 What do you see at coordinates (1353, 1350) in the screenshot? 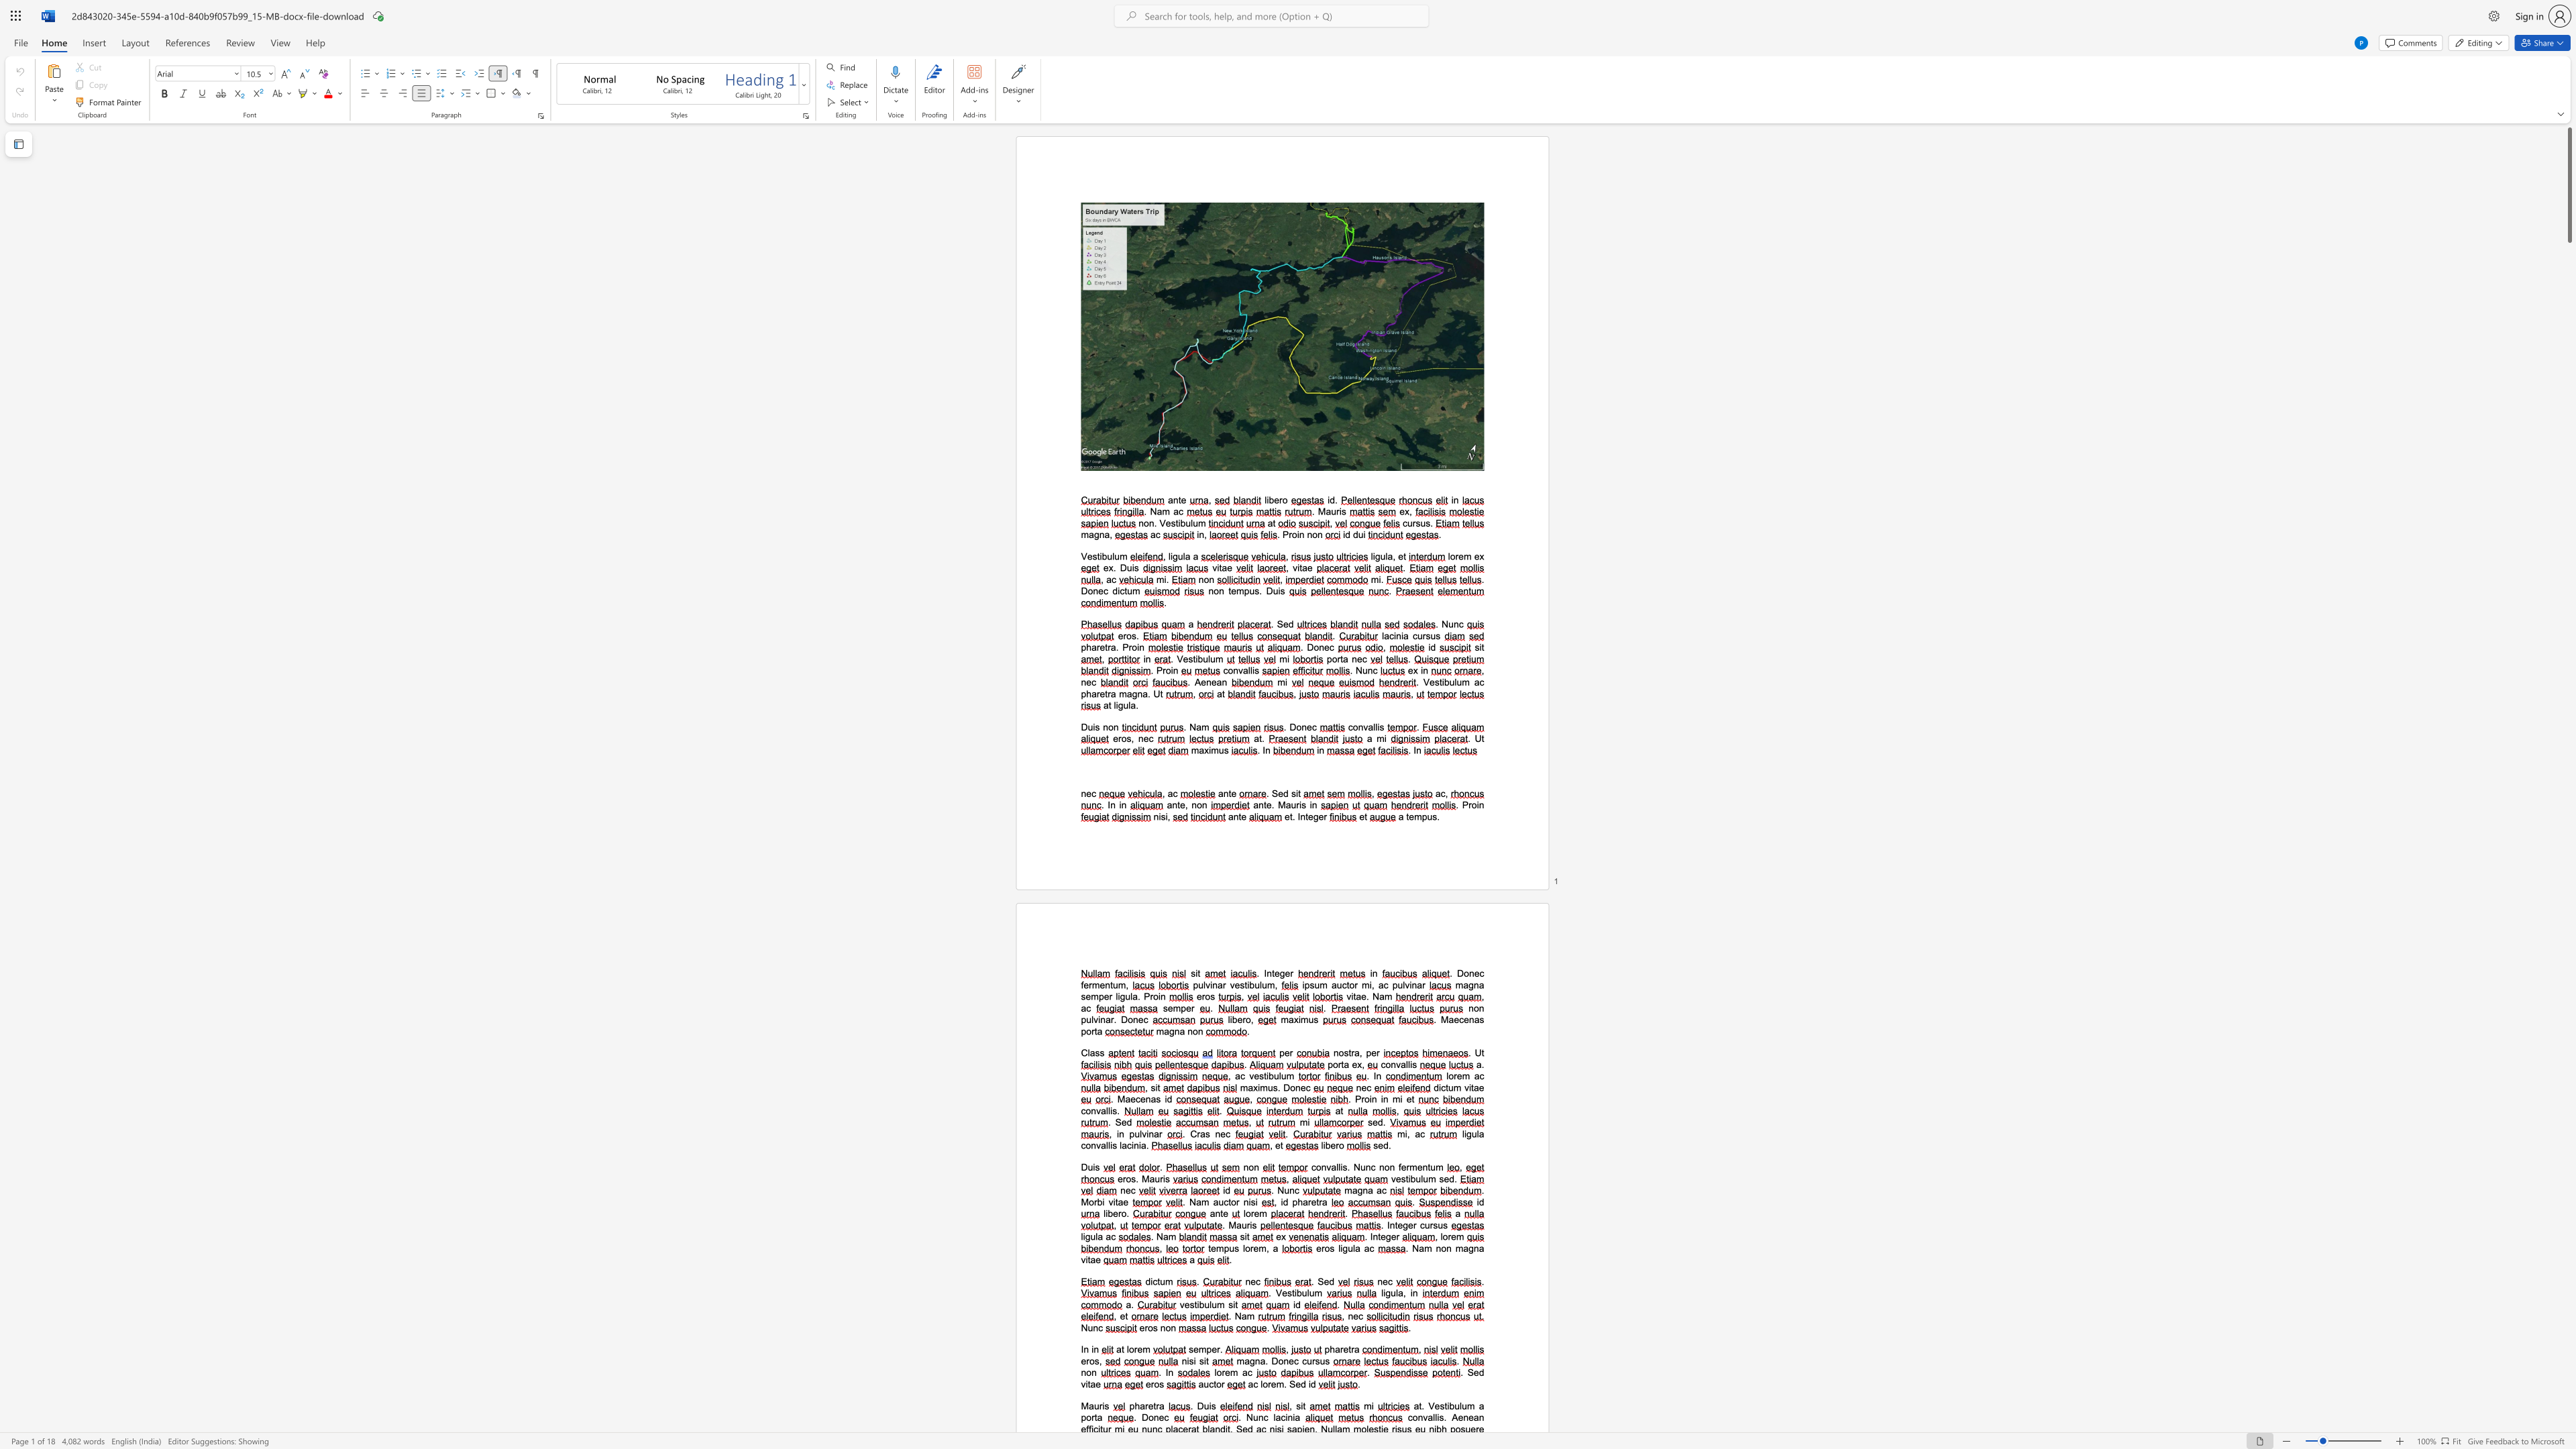
I see `the space between the continuous character "r" and "a" in the text` at bounding box center [1353, 1350].